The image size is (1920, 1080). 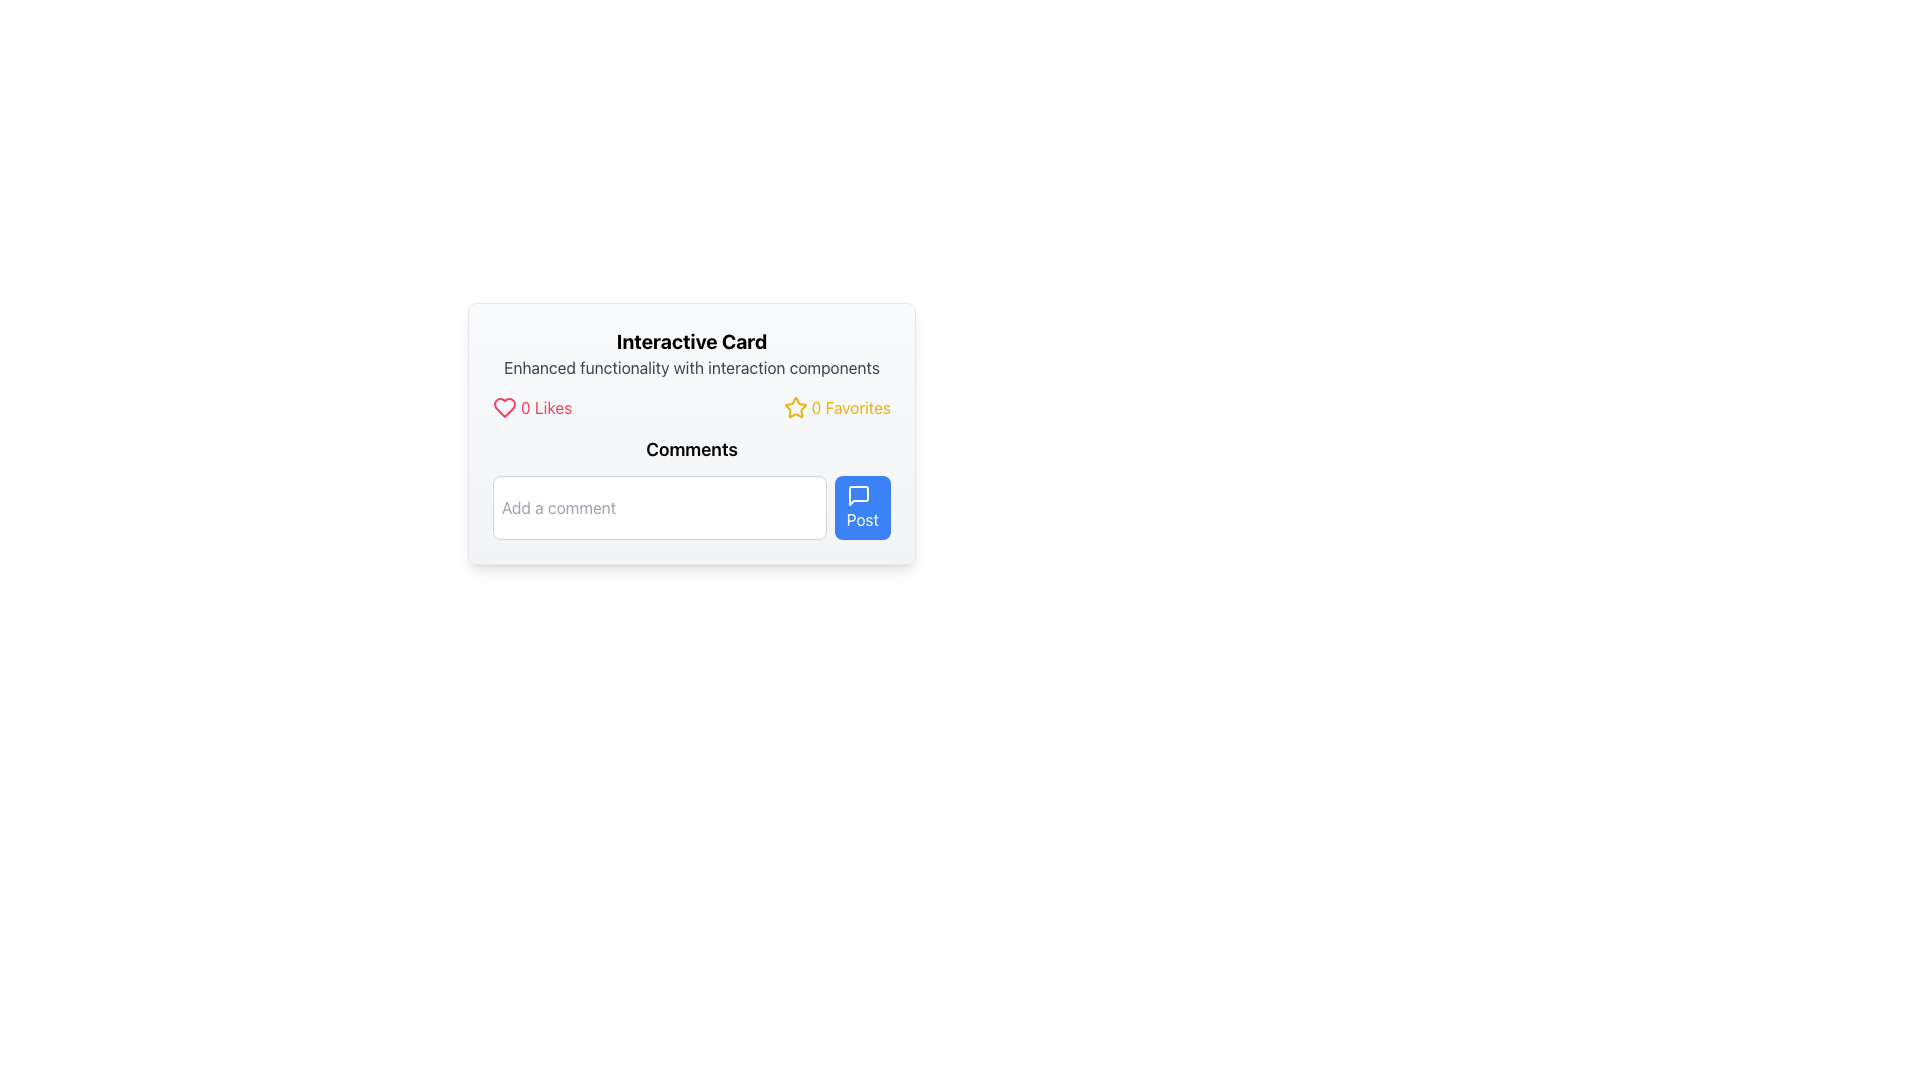 What do you see at coordinates (794, 407) in the screenshot?
I see `the favorite icon located within the '0 Favorites' section, which visually represents the favorite or rating system` at bounding box center [794, 407].